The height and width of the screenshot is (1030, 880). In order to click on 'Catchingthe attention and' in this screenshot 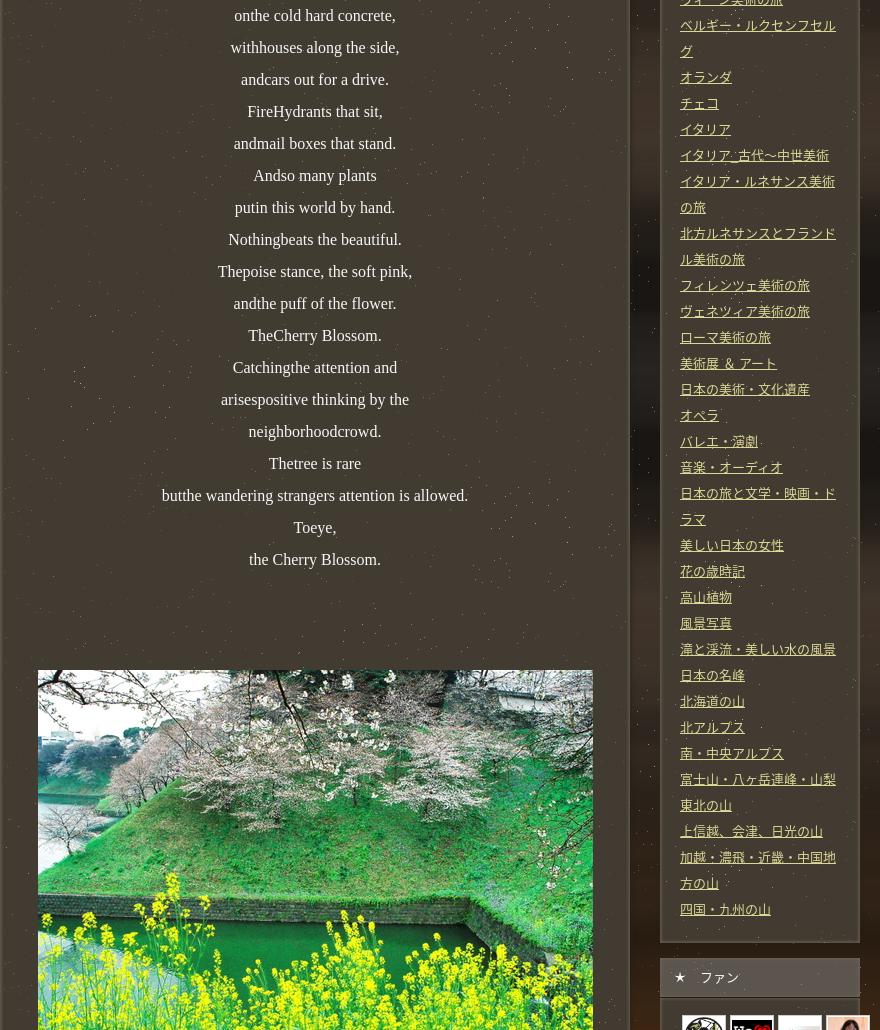, I will do `click(230, 366)`.